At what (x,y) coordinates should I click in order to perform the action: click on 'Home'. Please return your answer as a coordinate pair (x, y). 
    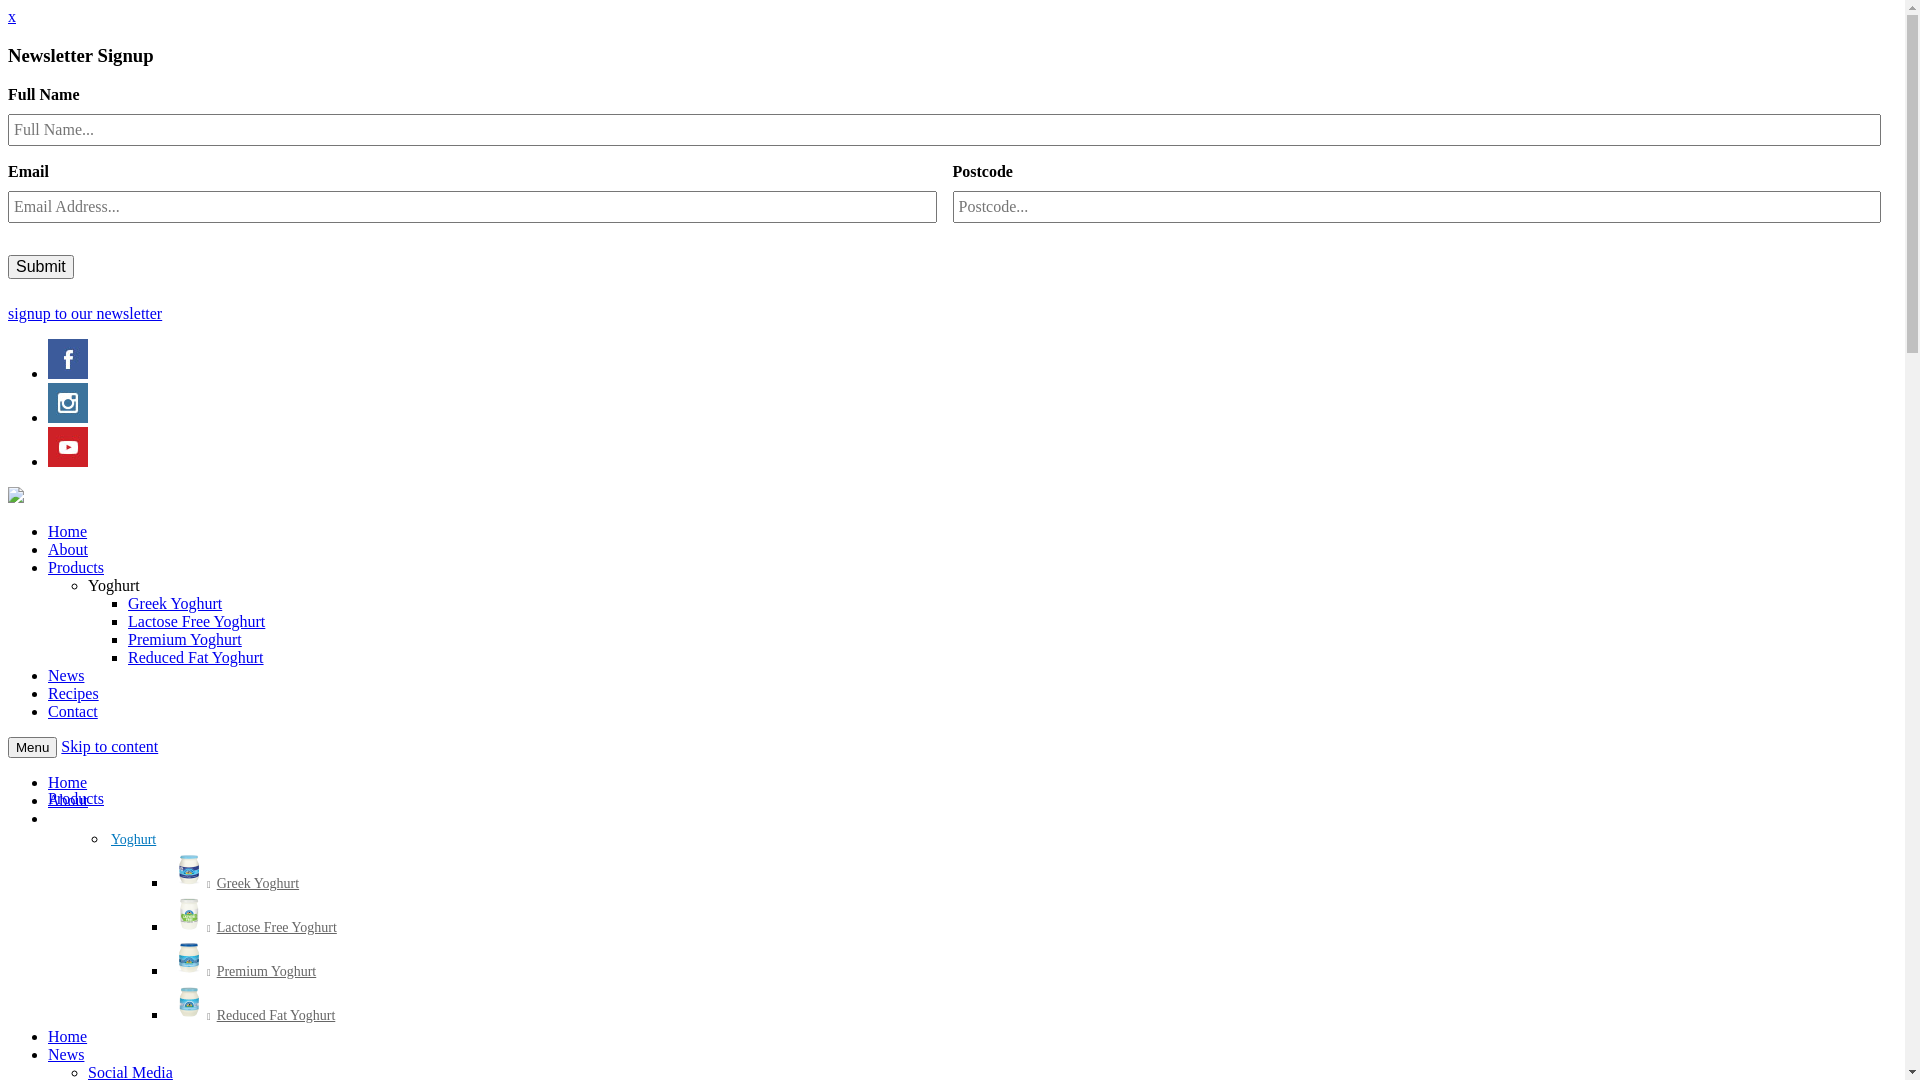
    Looking at the image, I should click on (67, 781).